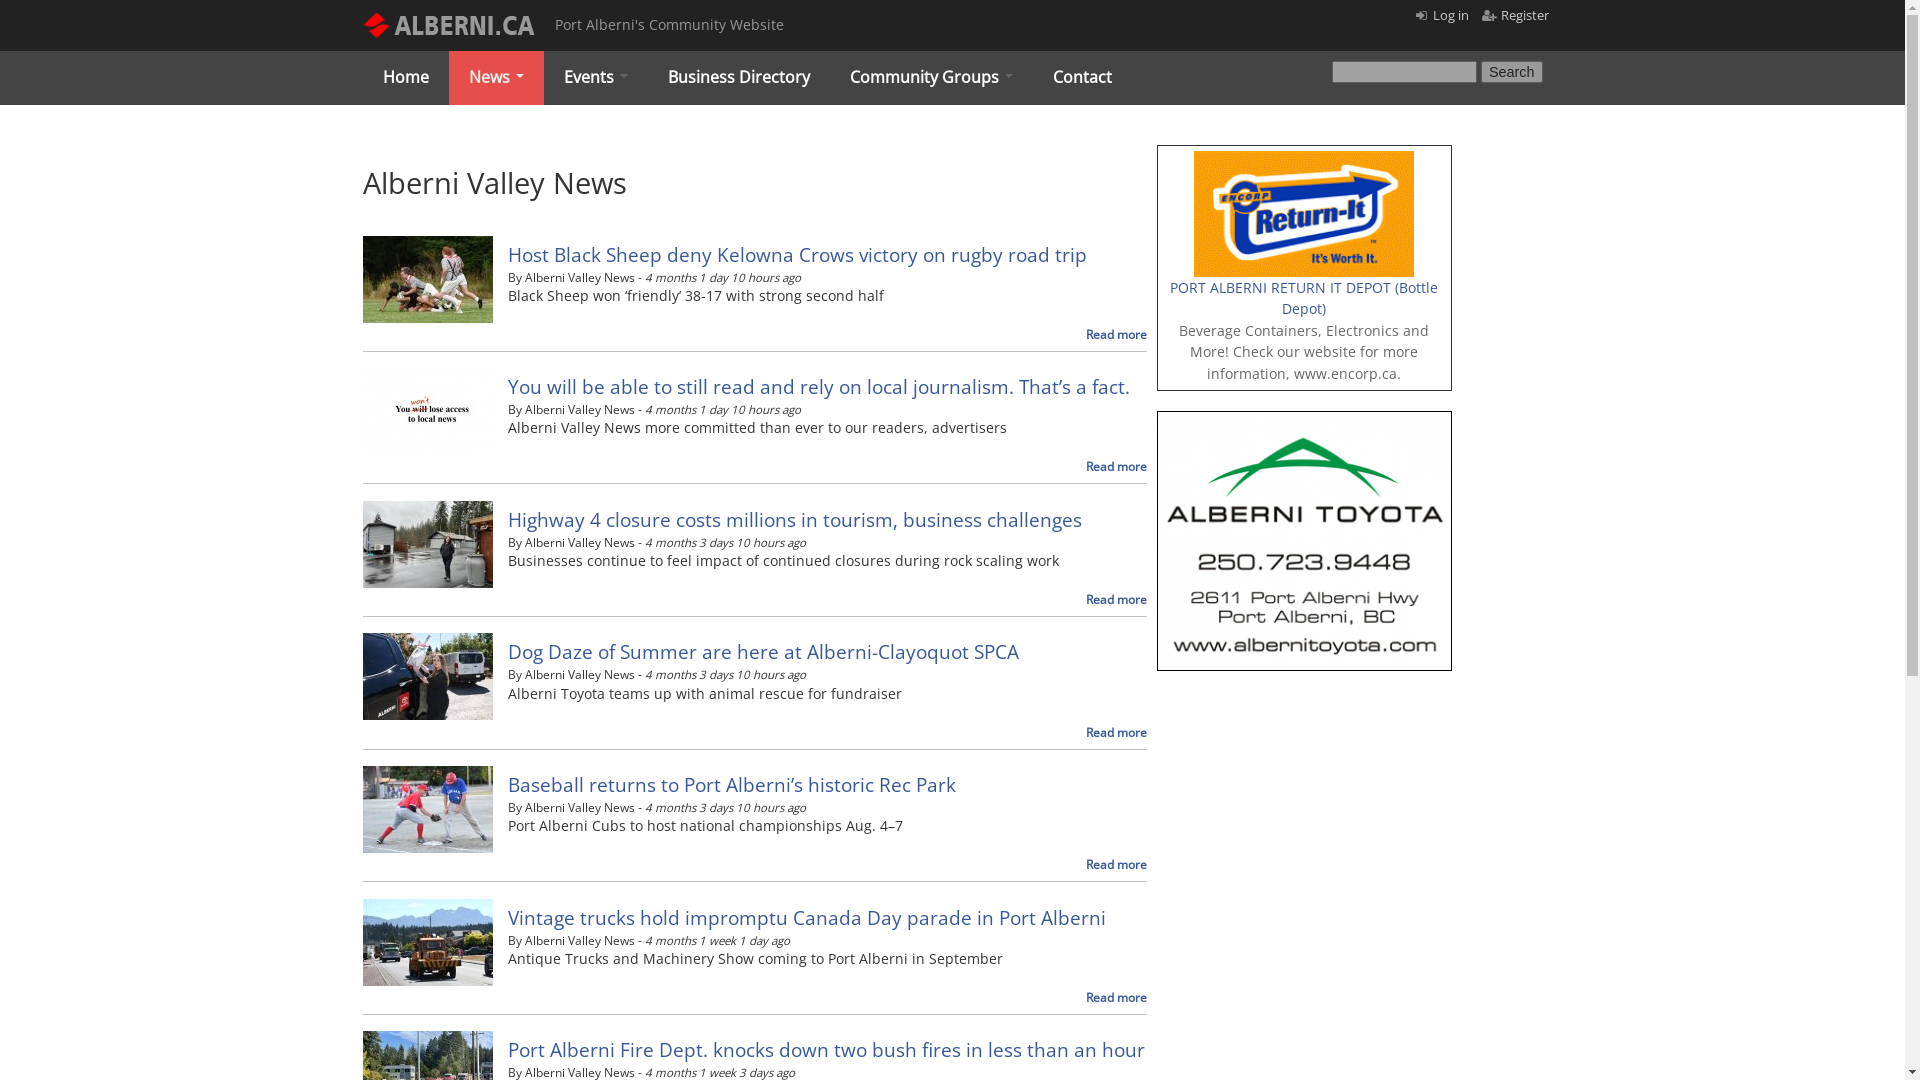  I want to click on 'Alberni Toyota', so click(1303, 420).